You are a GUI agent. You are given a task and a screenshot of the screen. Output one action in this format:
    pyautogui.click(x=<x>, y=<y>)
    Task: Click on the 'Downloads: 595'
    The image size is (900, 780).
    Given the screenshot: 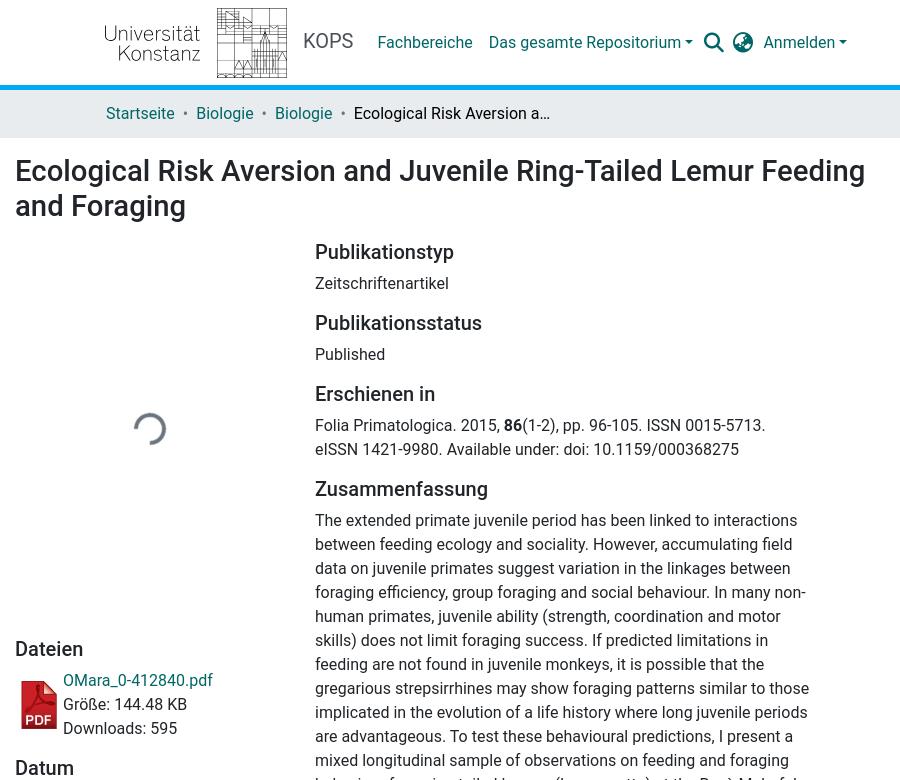 What is the action you would take?
    pyautogui.click(x=119, y=727)
    